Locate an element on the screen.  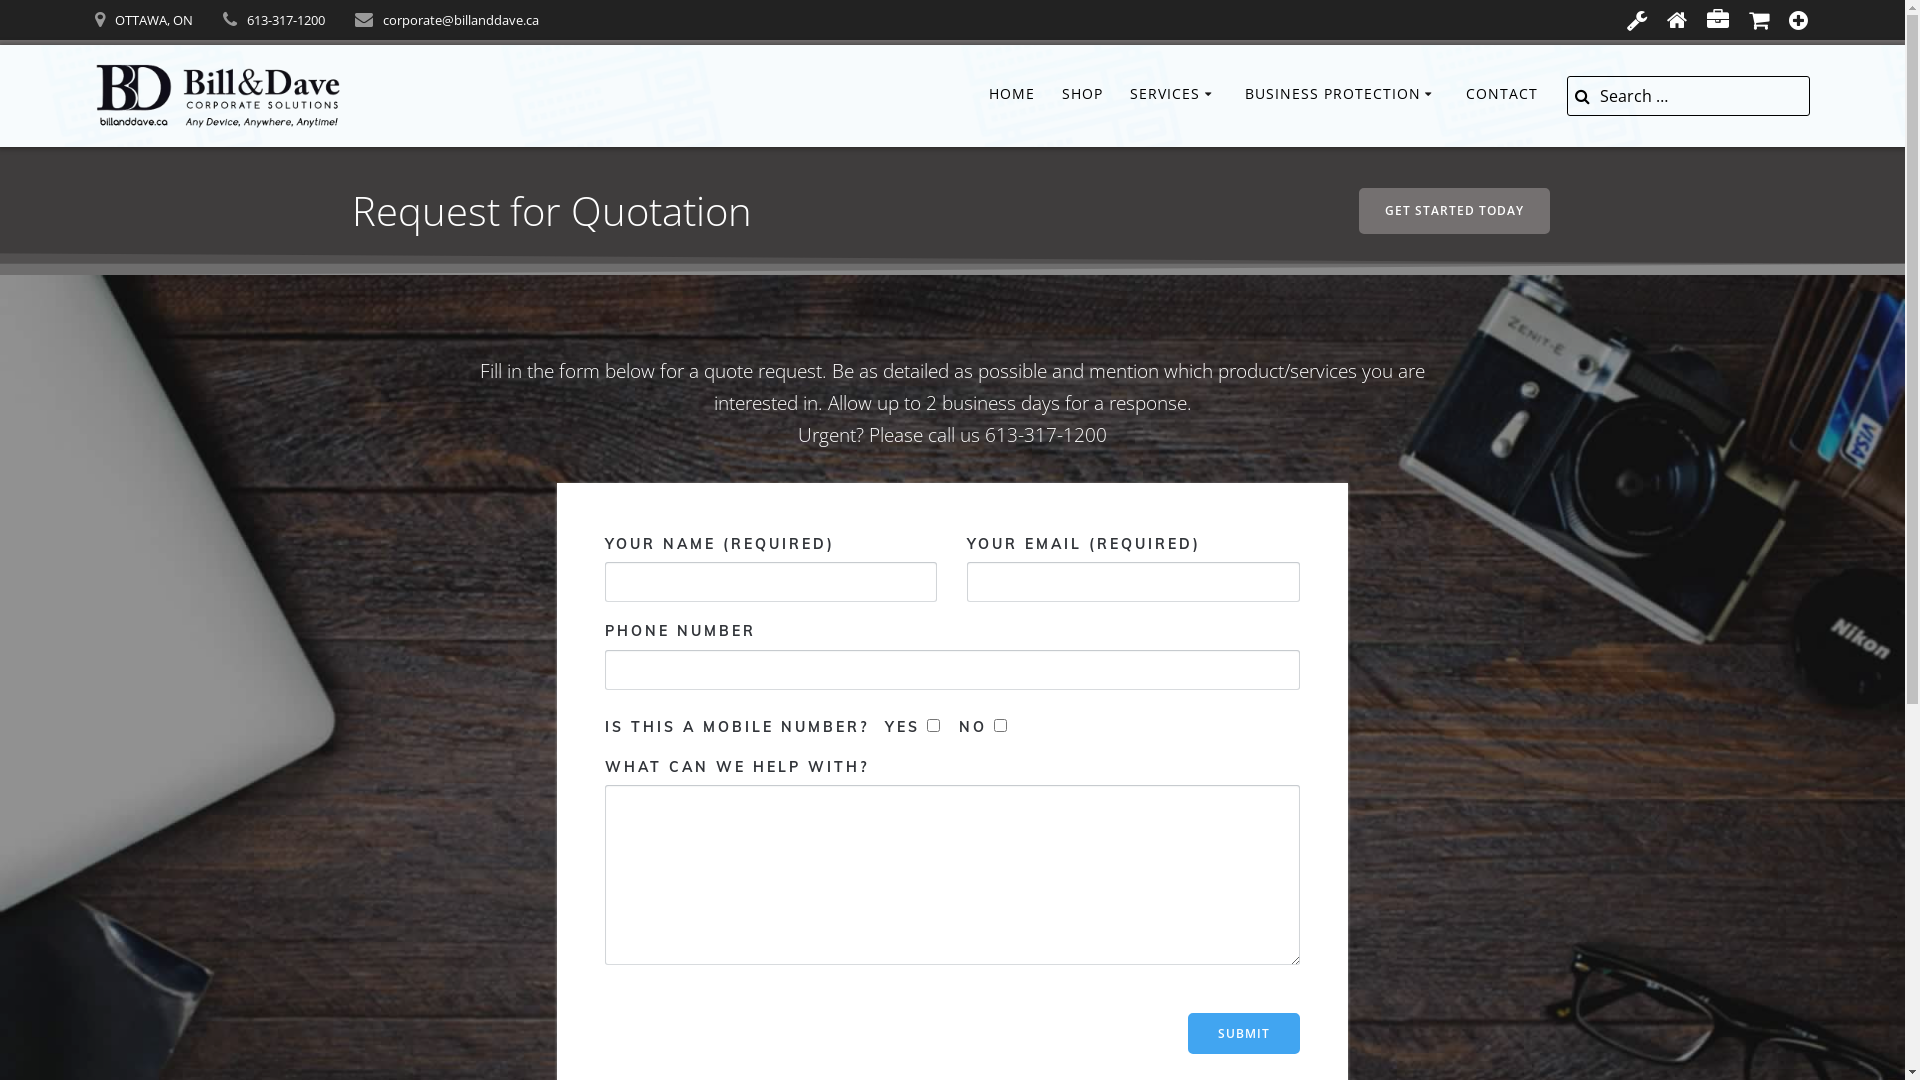
'Submit' is located at coordinates (1242, 1033).